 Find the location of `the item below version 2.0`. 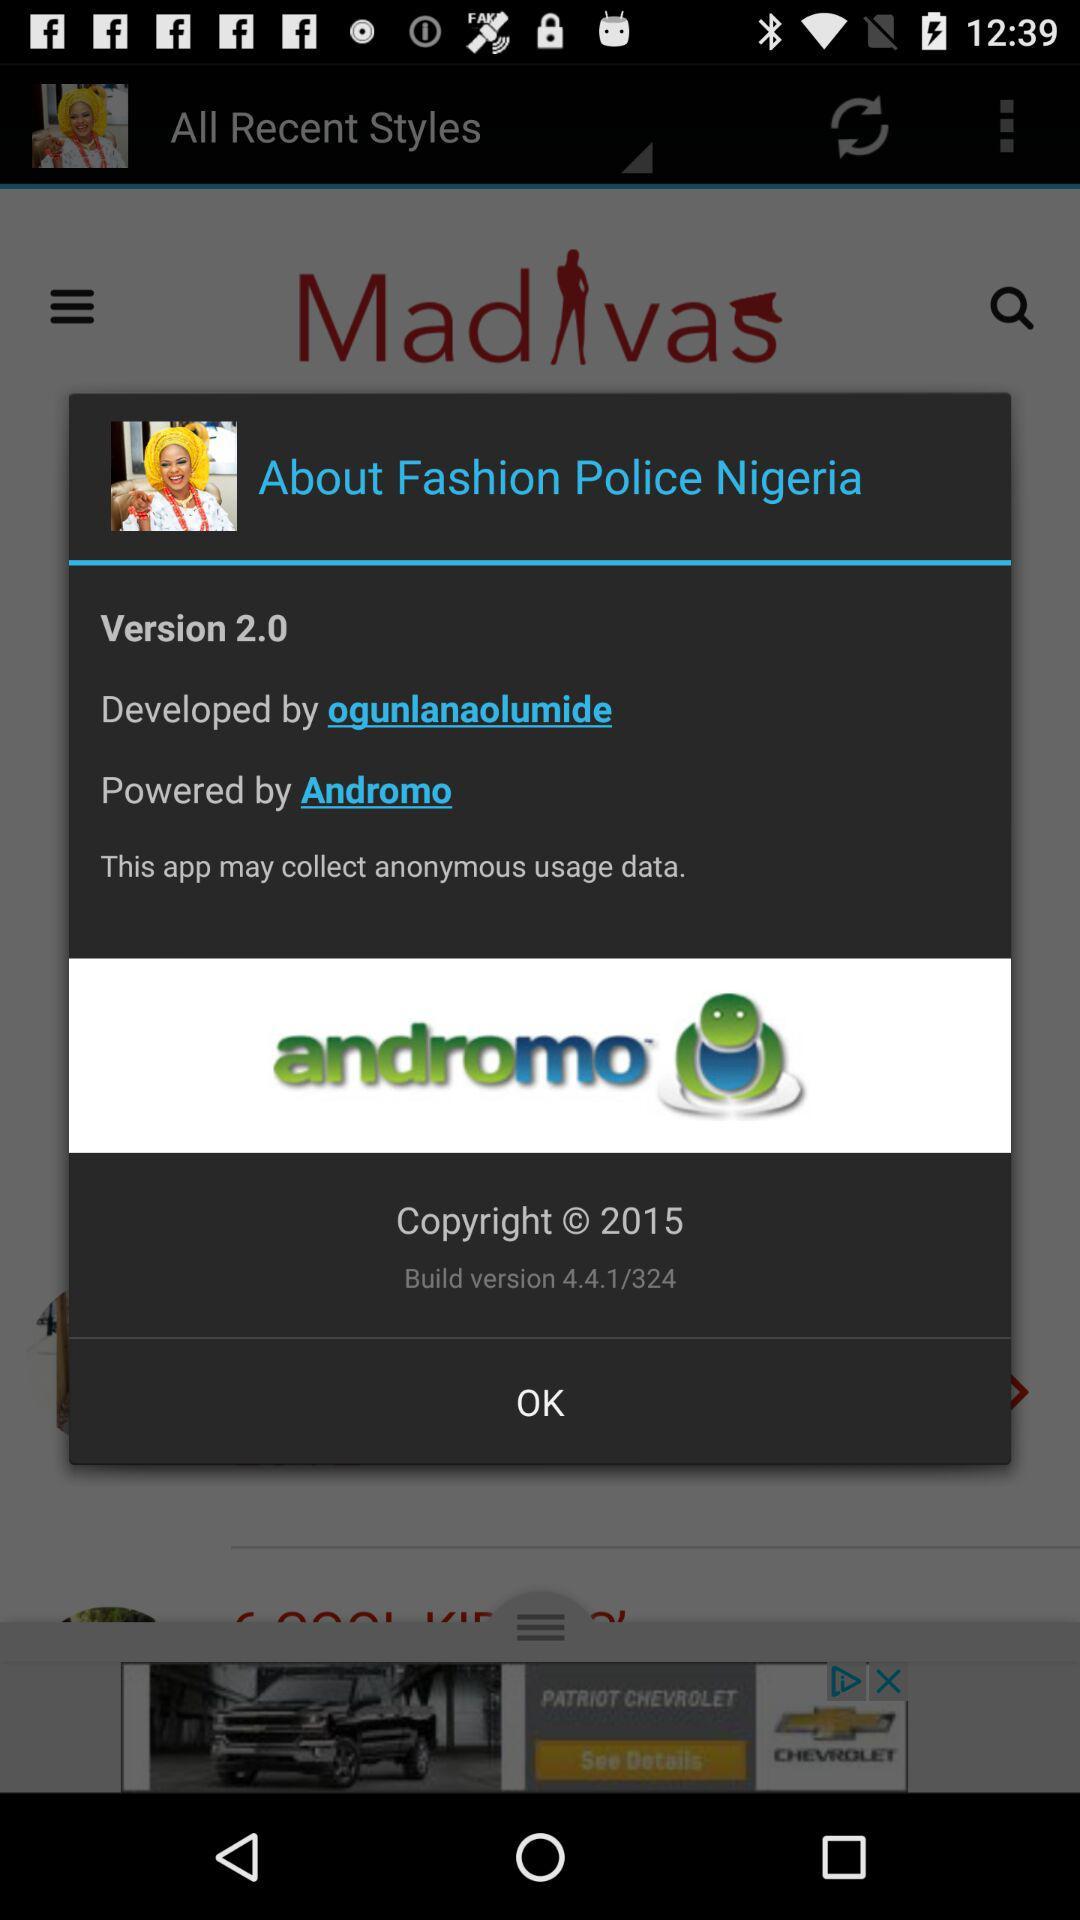

the item below version 2.0 is located at coordinates (540, 722).